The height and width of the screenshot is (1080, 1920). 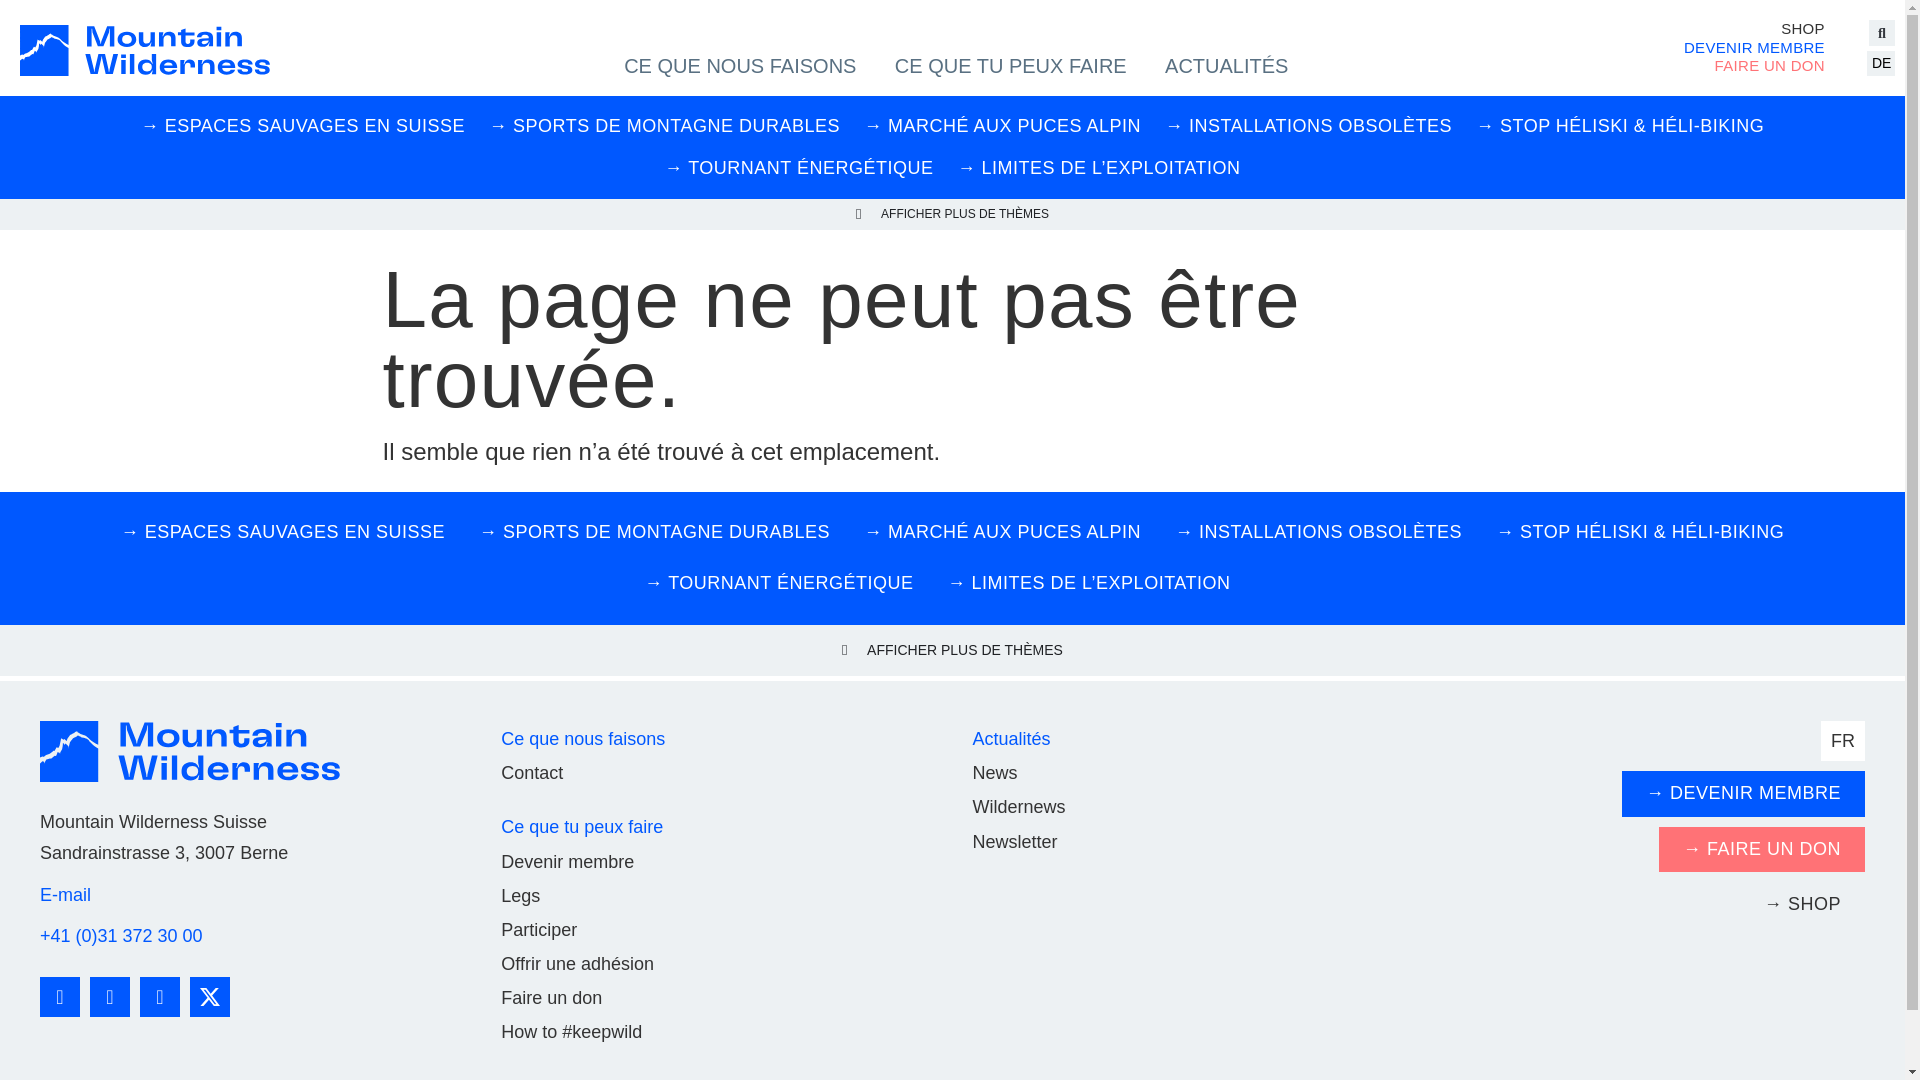 What do you see at coordinates (538, 929) in the screenshot?
I see `'Participer'` at bounding box center [538, 929].